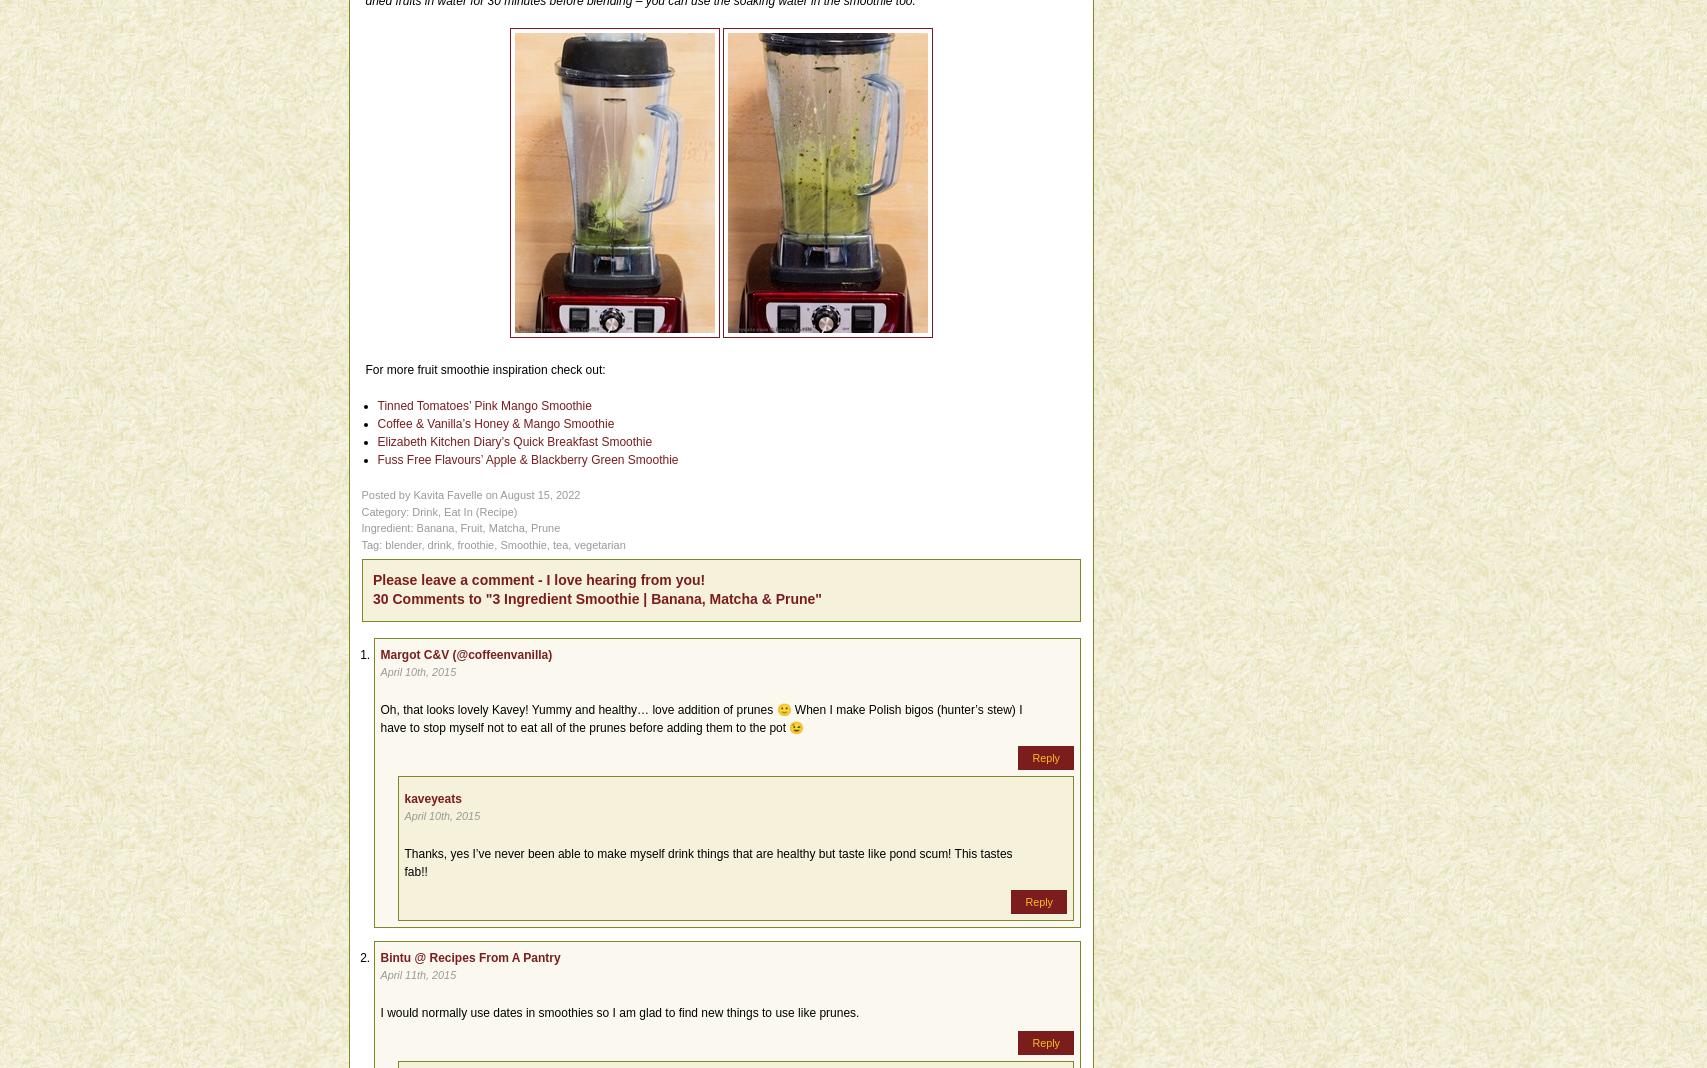 This screenshot has height=1068, width=1707. I want to click on 'Kavita Favelle', so click(447, 495).